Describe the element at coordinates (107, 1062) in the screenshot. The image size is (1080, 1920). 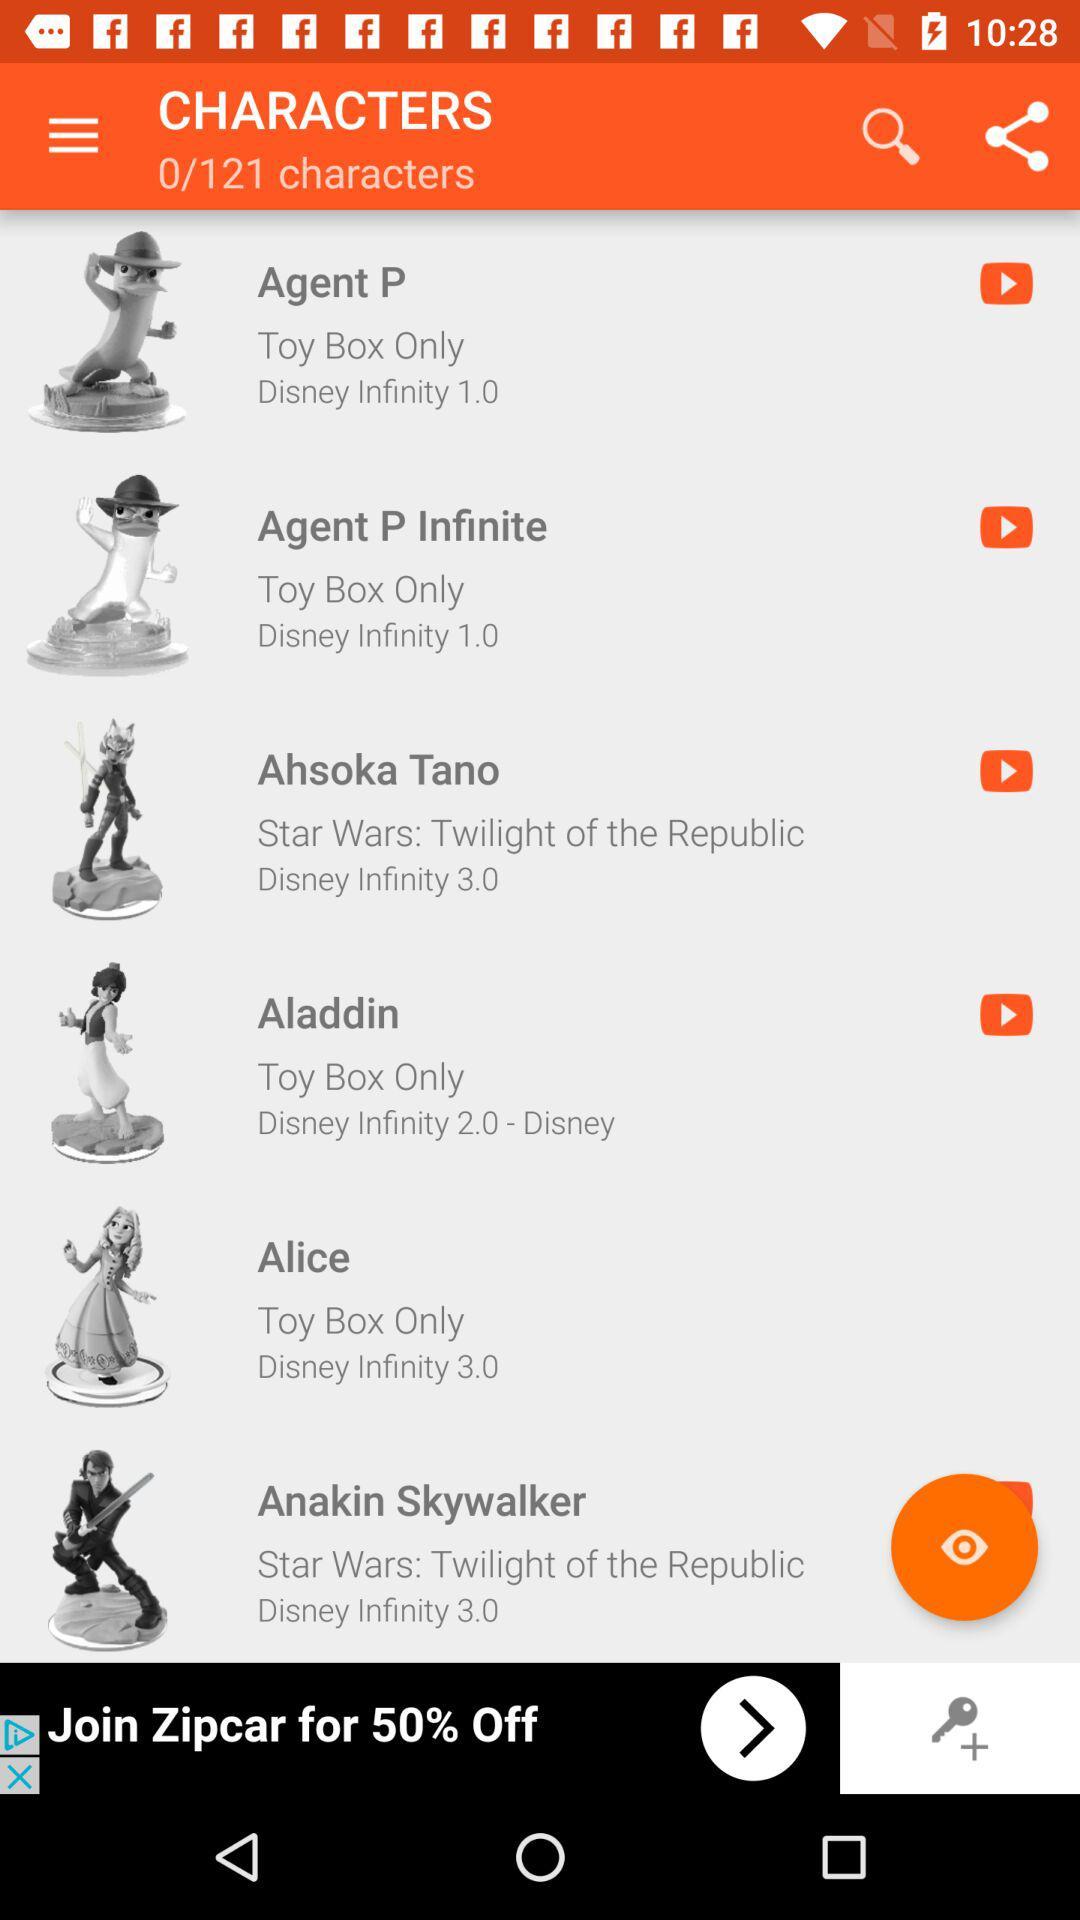
I see `aladdin page` at that location.